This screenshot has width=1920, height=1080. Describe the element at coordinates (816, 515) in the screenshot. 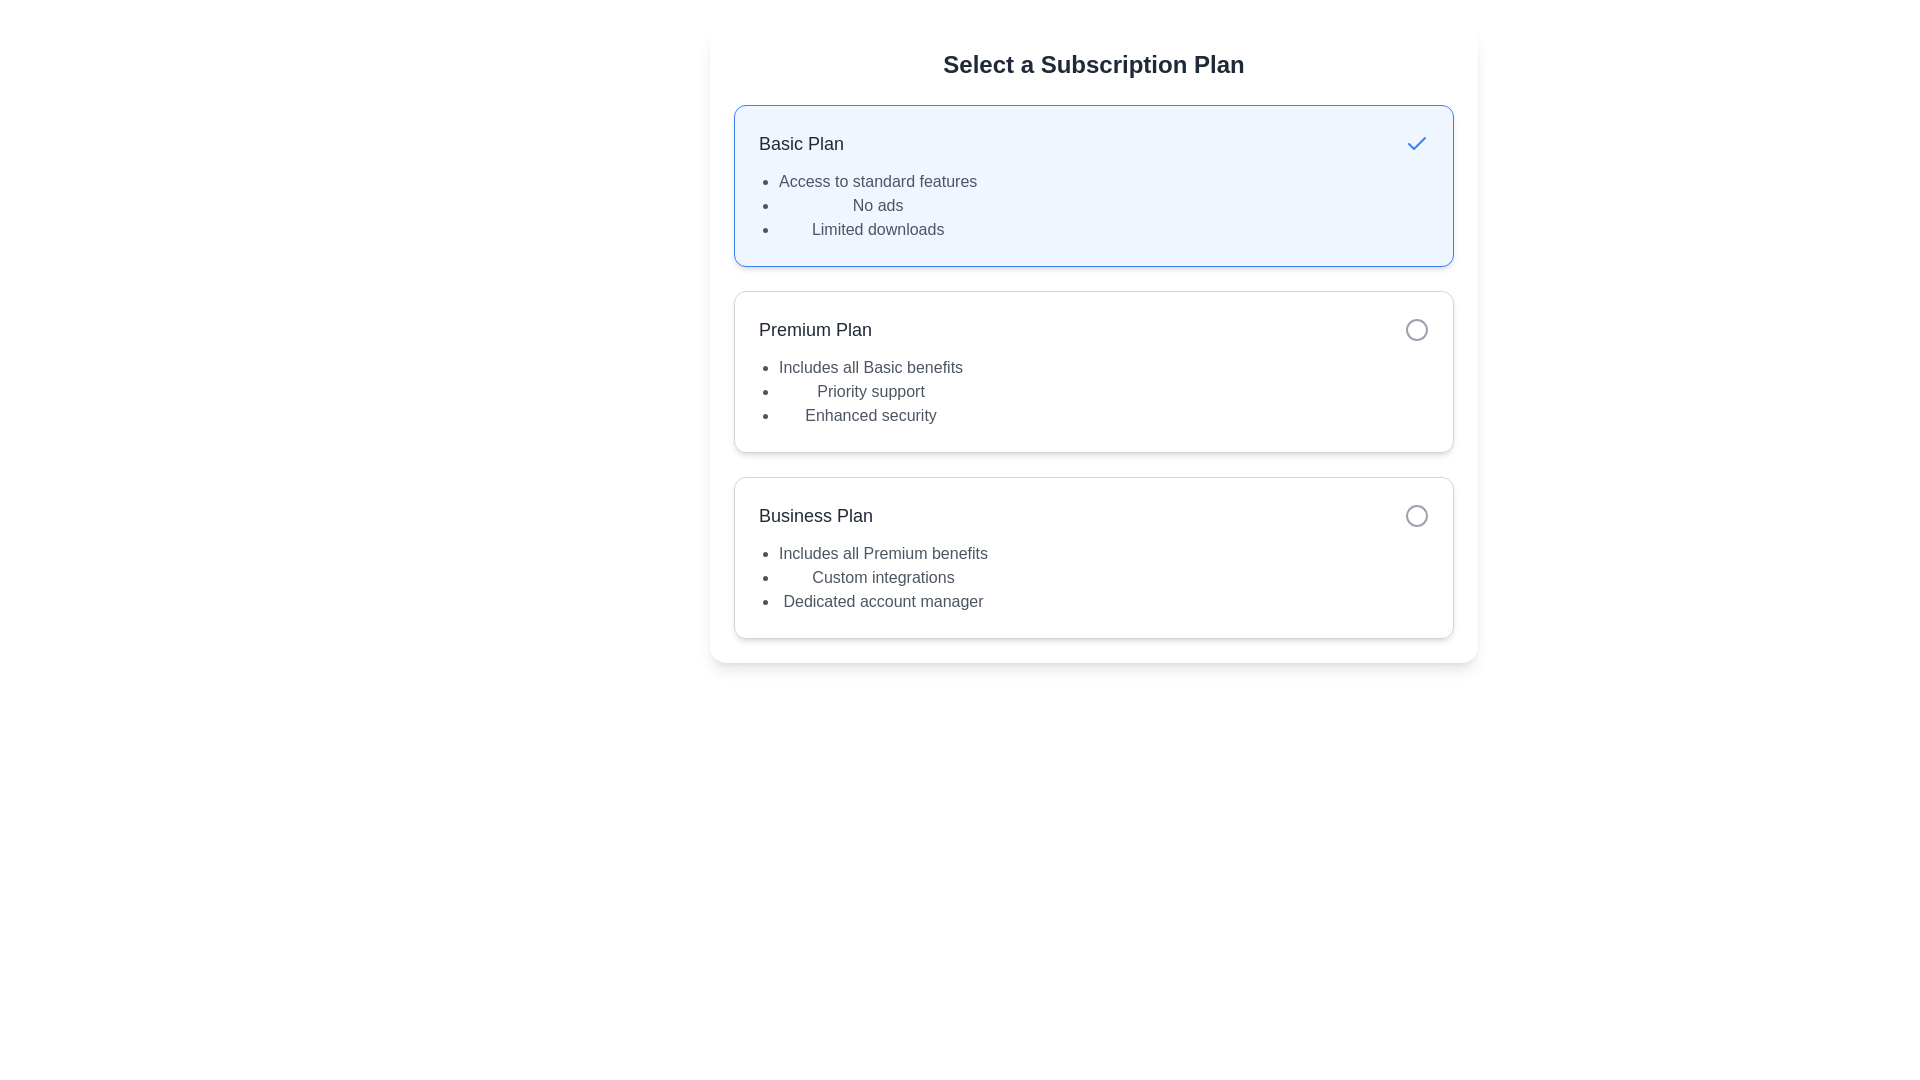

I see `the text label element reading 'Business Plan', which is styled with a large font size and dark gray color, located below the 'Premium Plan' option` at that location.